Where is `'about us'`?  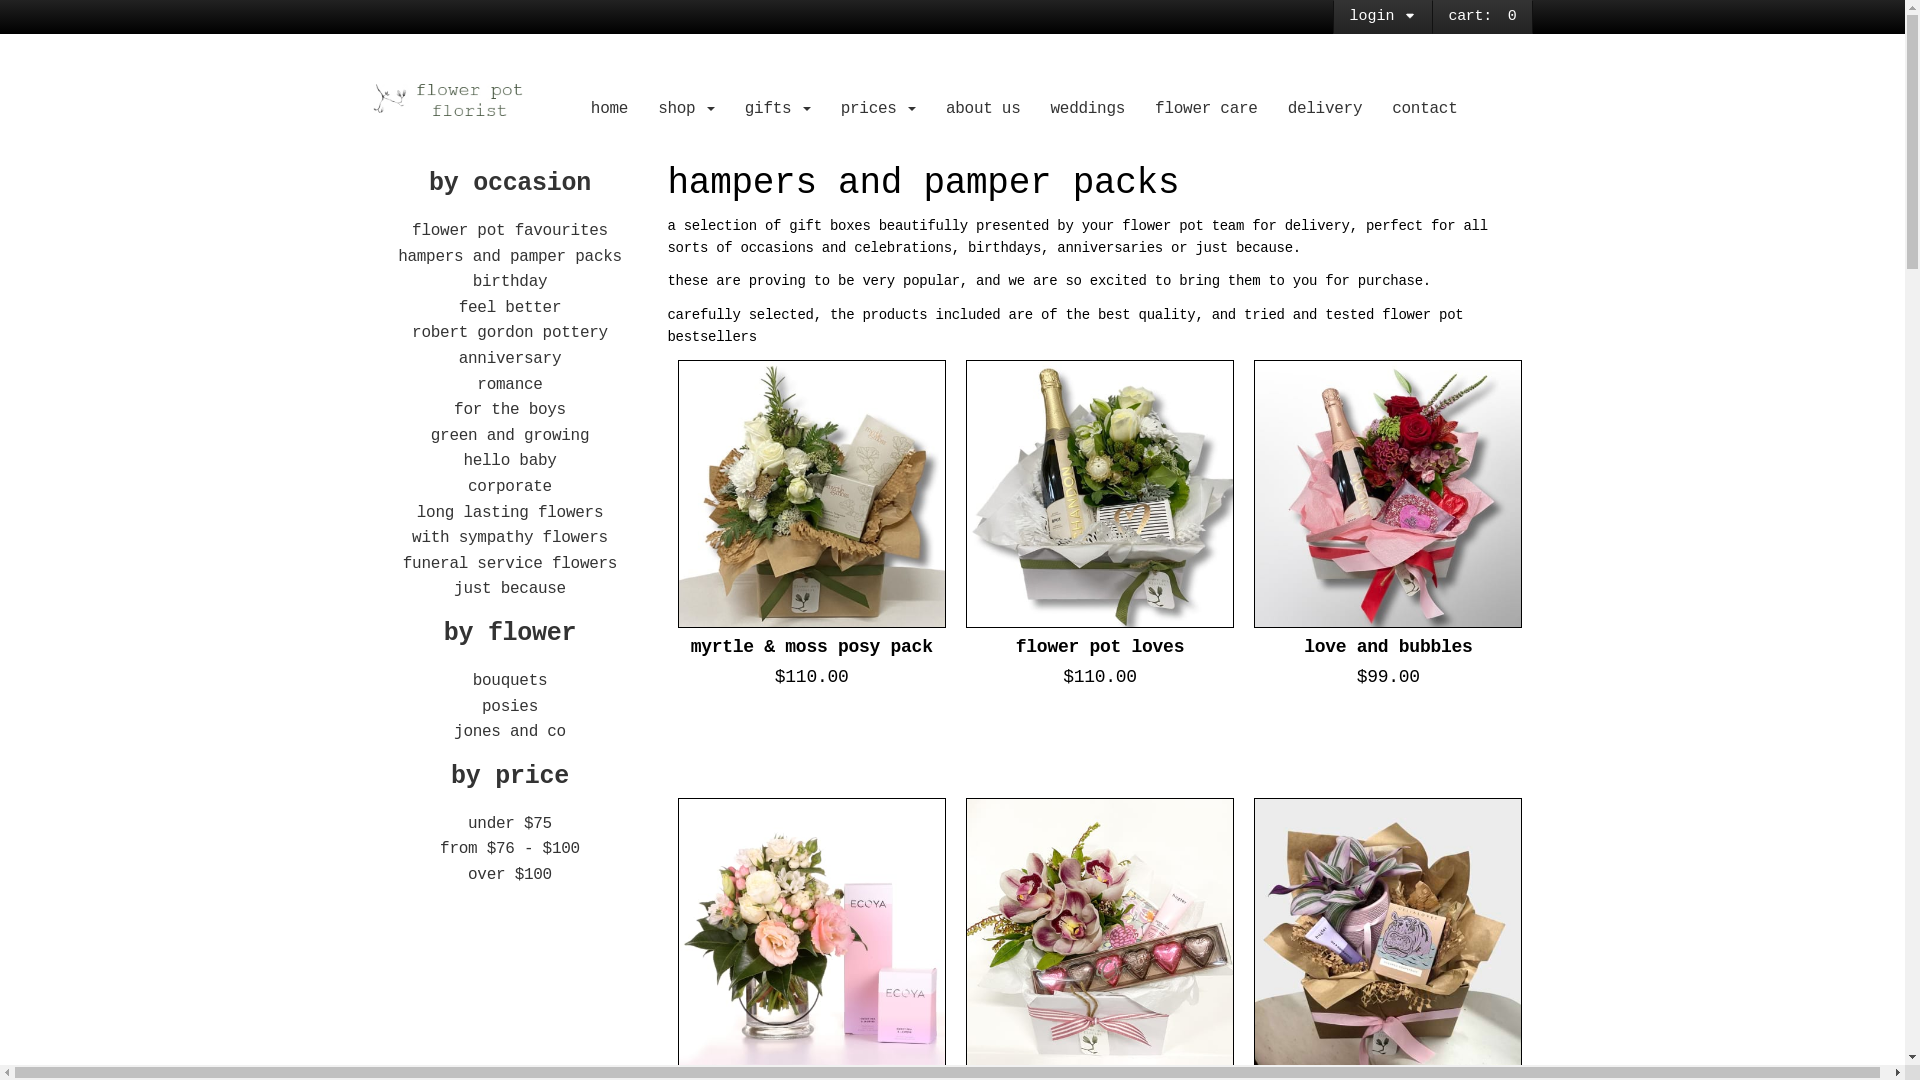
'about us' is located at coordinates (930, 108).